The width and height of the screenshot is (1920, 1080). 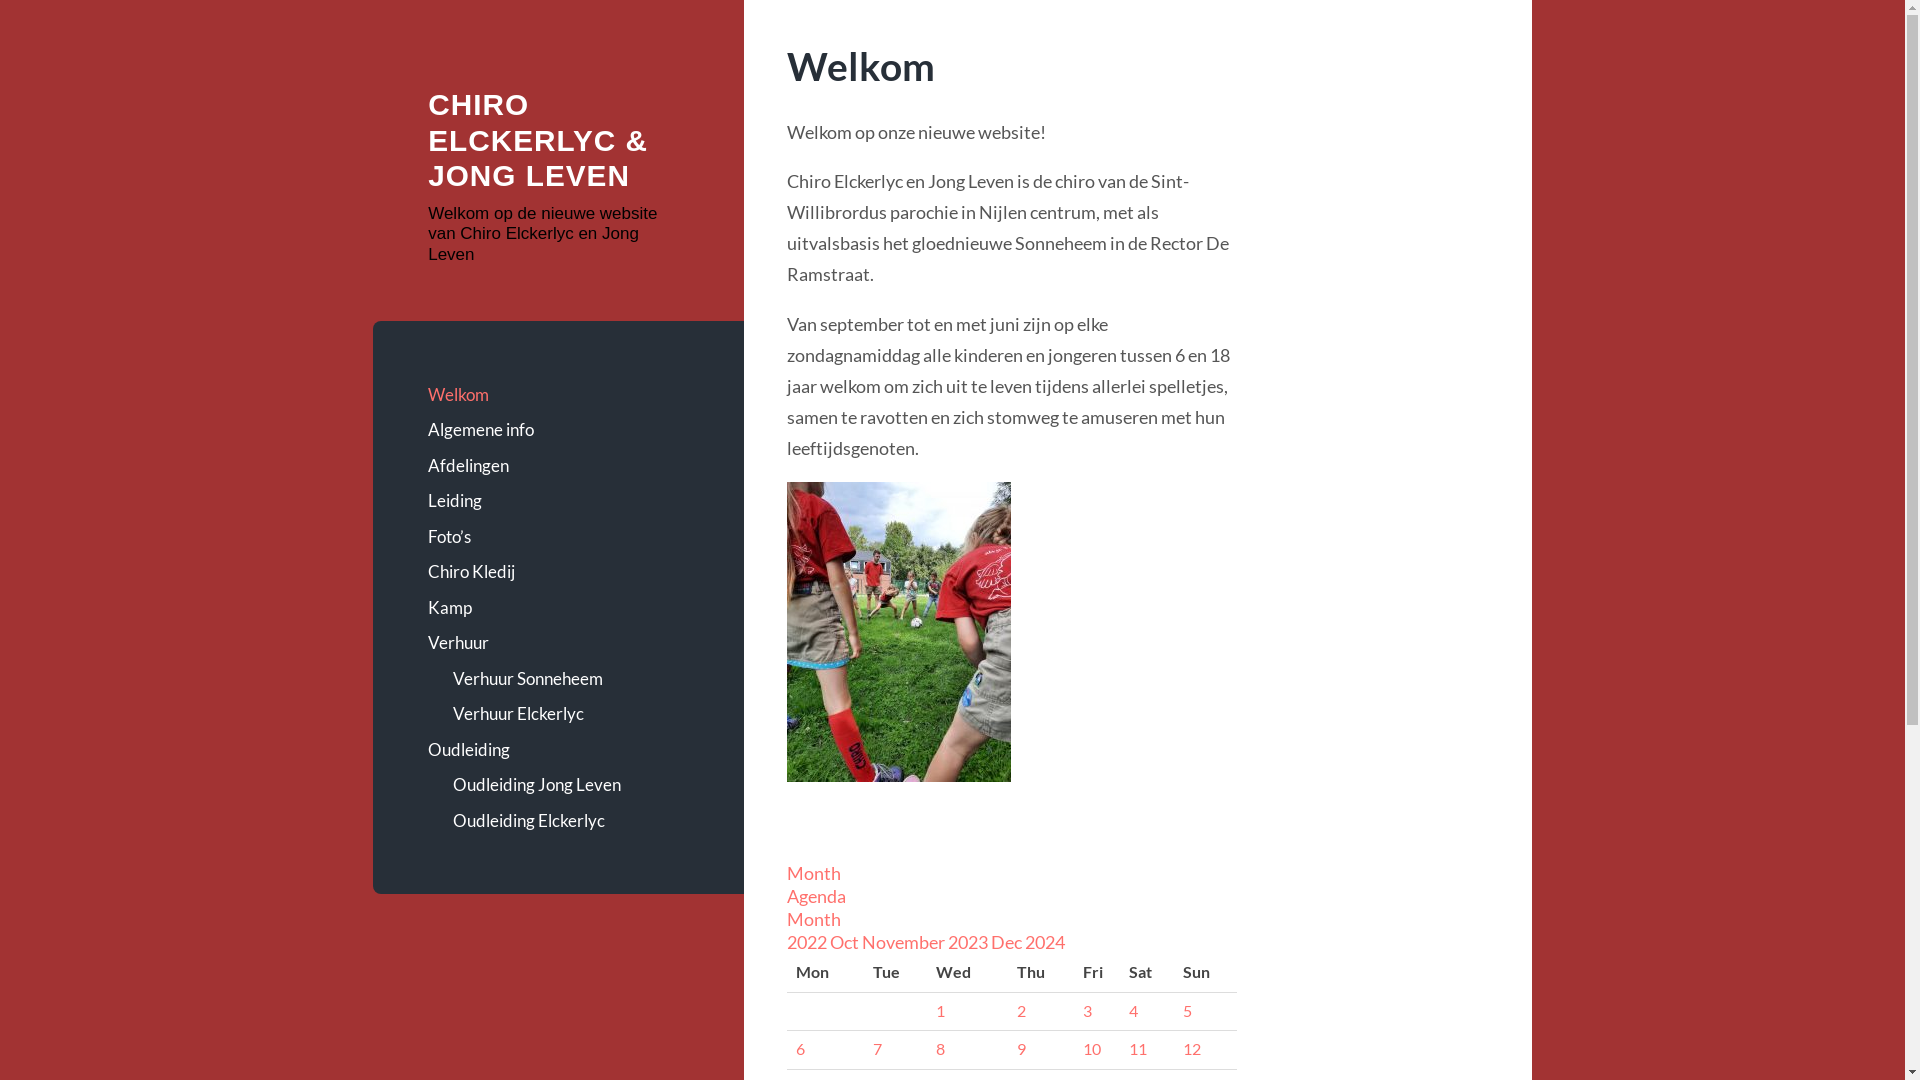 I want to click on 'Chiro Kledij', so click(x=557, y=571).